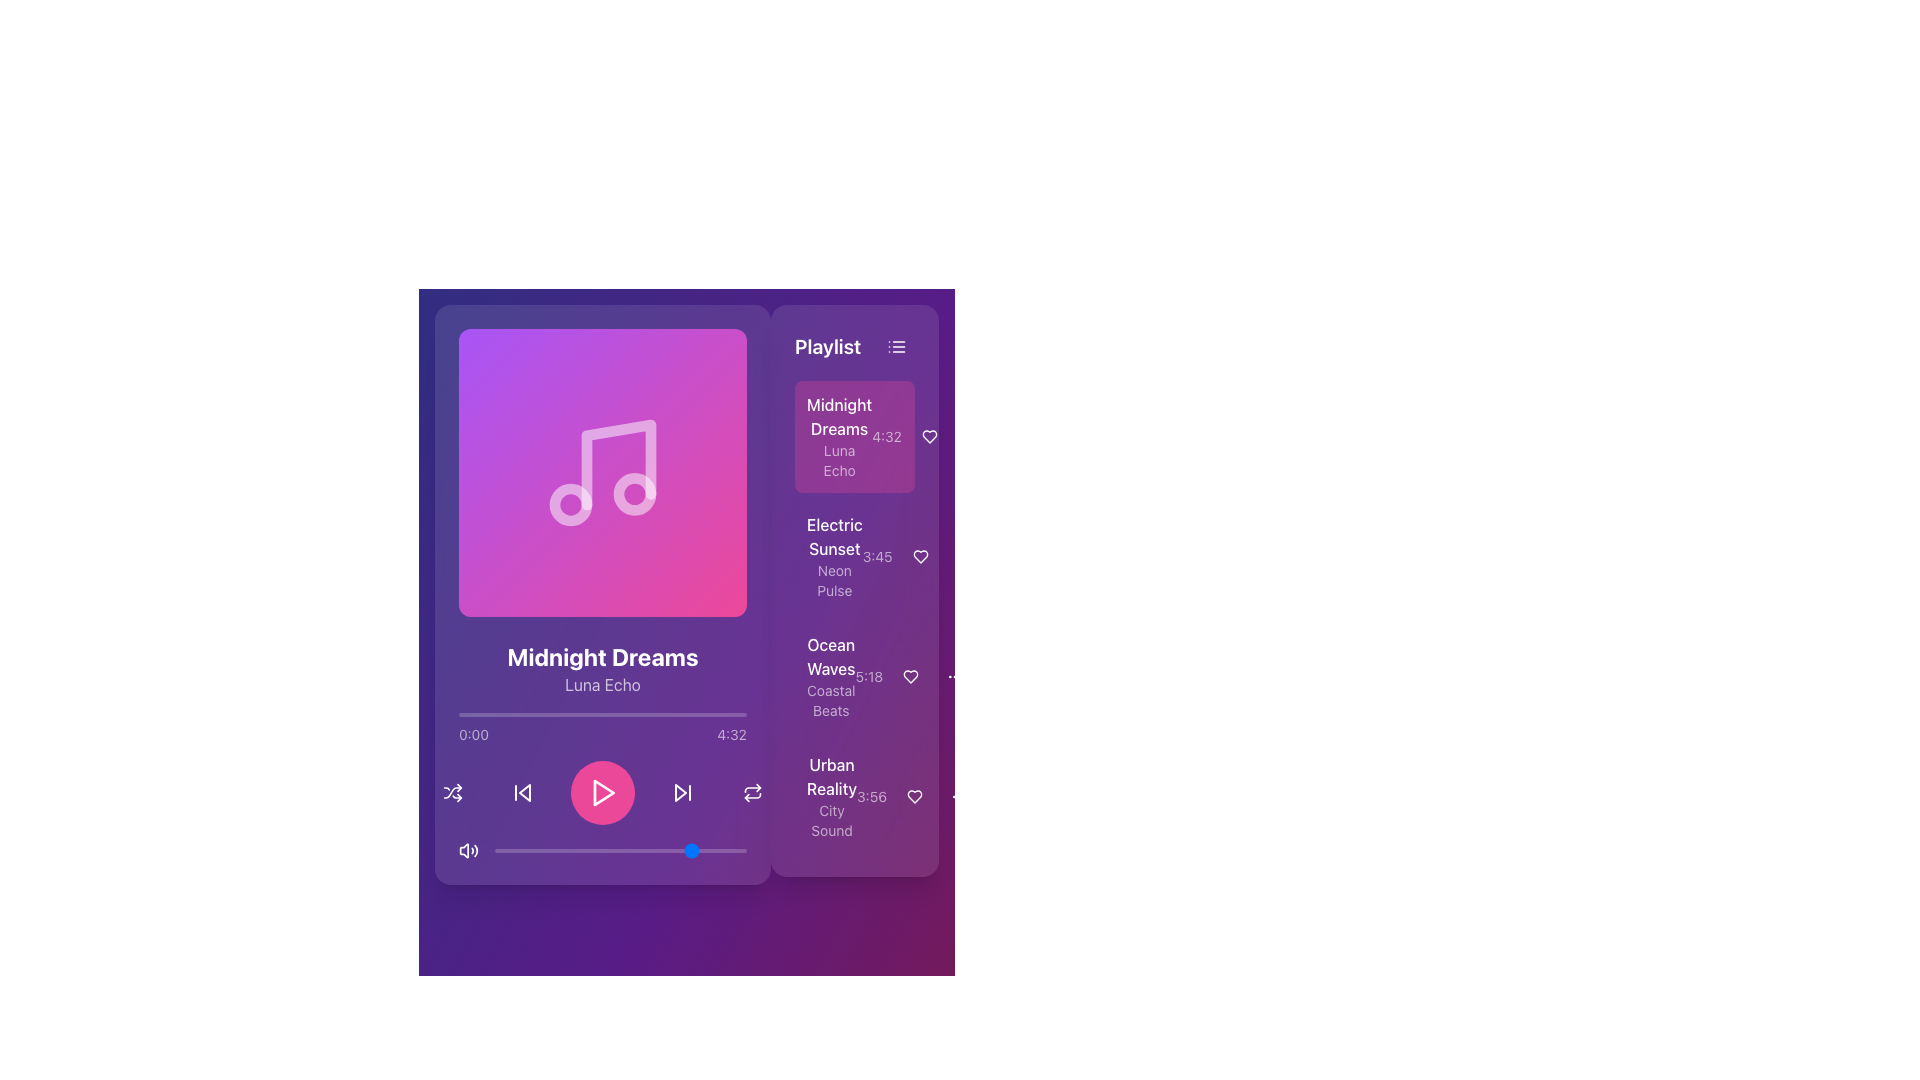 The image size is (1920, 1080). Describe the element at coordinates (869, 676) in the screenshot. I see `the text label displaying '5:18' which represents the duration for the song 'Ocean Waves' in the playlist` at that location.